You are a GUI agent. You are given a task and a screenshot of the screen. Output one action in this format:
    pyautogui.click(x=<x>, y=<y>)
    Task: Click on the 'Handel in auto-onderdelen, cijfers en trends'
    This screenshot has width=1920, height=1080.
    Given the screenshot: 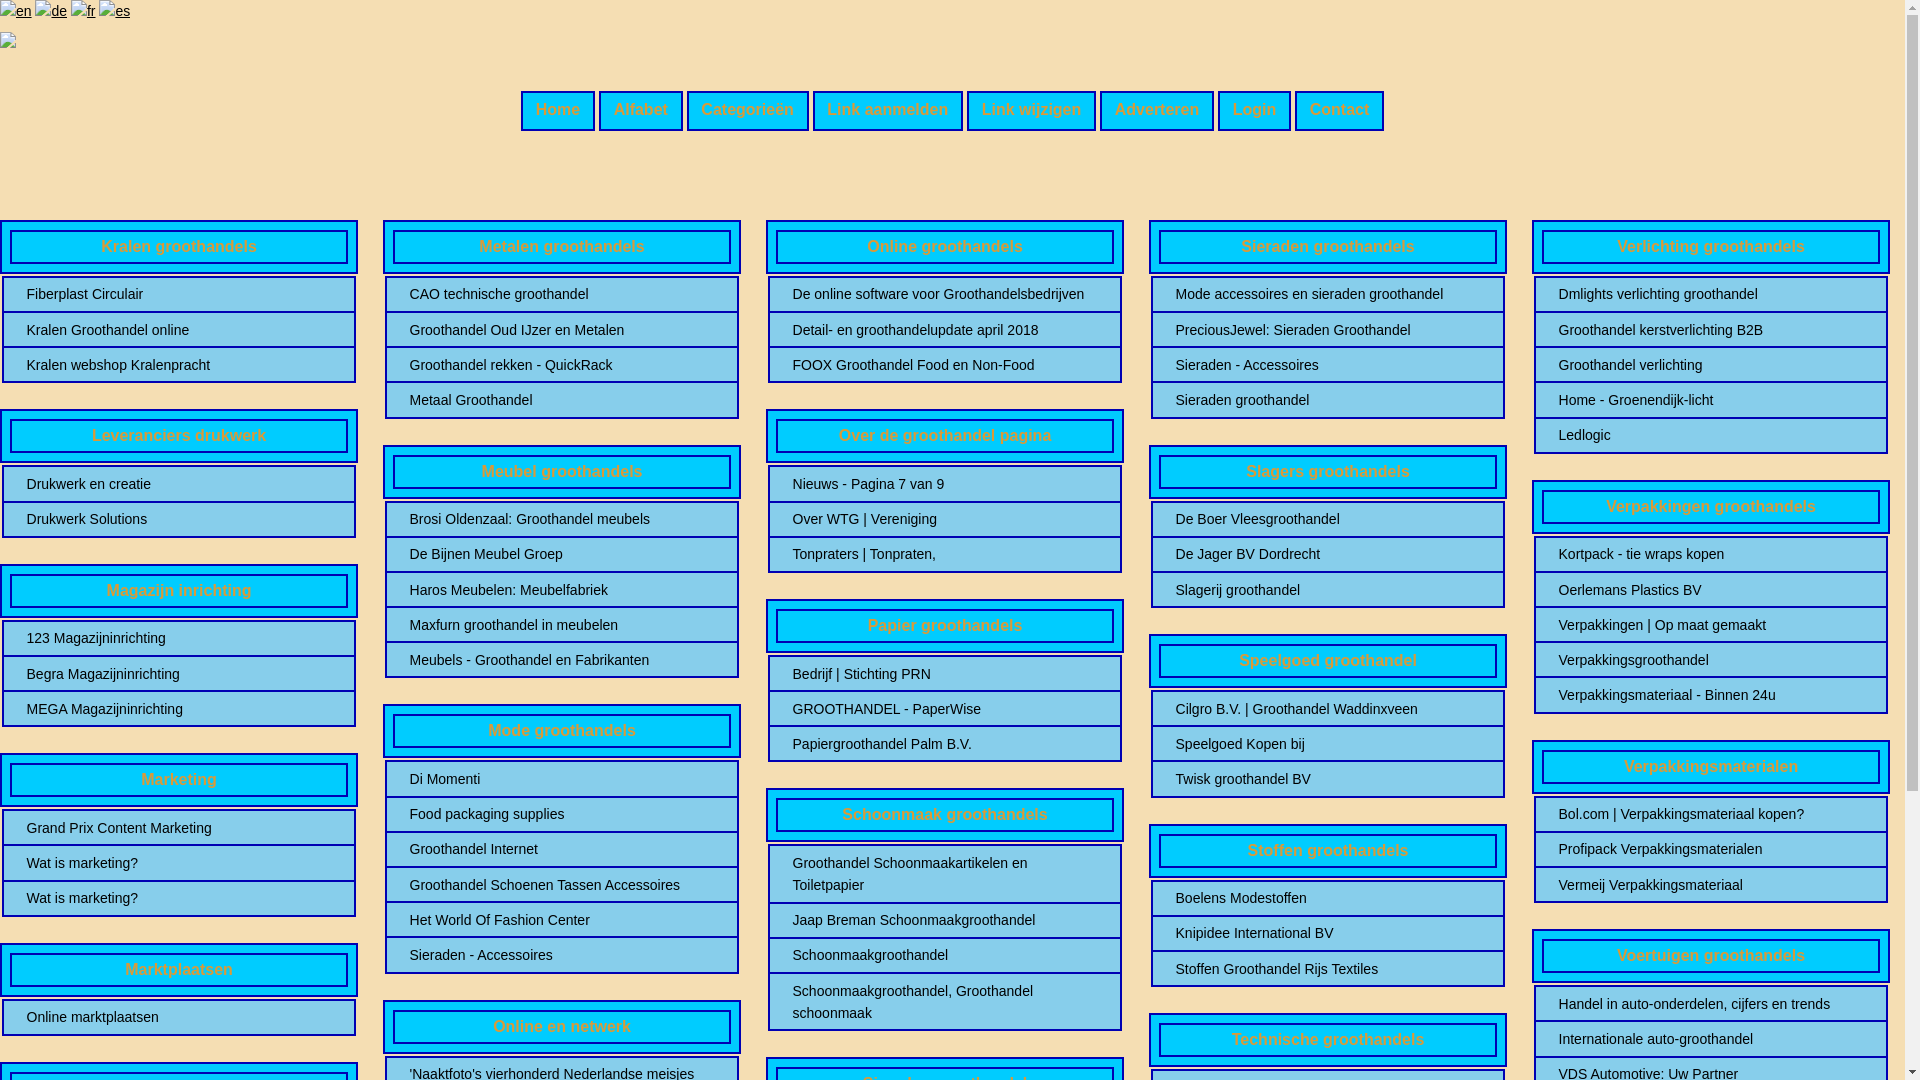 What is the action you would take?
    pyautogui.click(x=1710, y=1003)
    